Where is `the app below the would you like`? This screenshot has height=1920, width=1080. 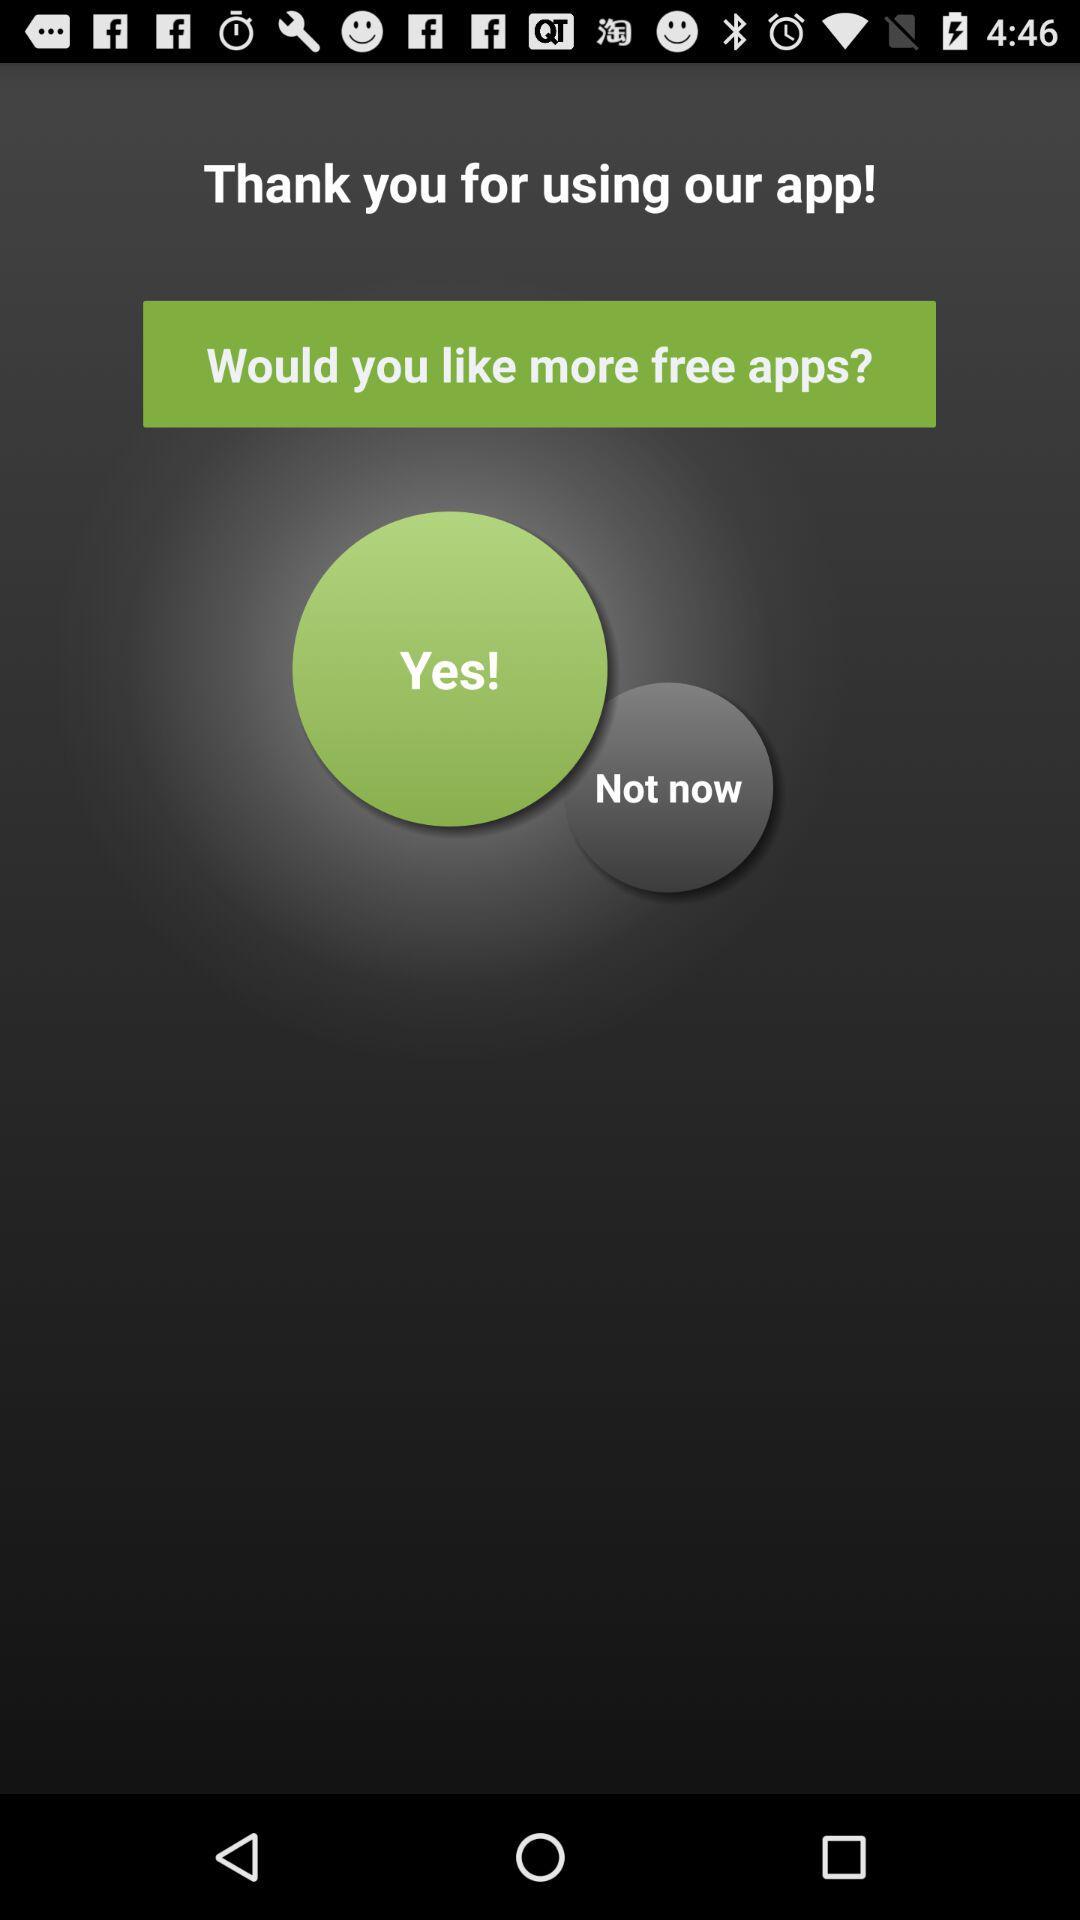 the app below the would you like is located at coordinates (668, 786).